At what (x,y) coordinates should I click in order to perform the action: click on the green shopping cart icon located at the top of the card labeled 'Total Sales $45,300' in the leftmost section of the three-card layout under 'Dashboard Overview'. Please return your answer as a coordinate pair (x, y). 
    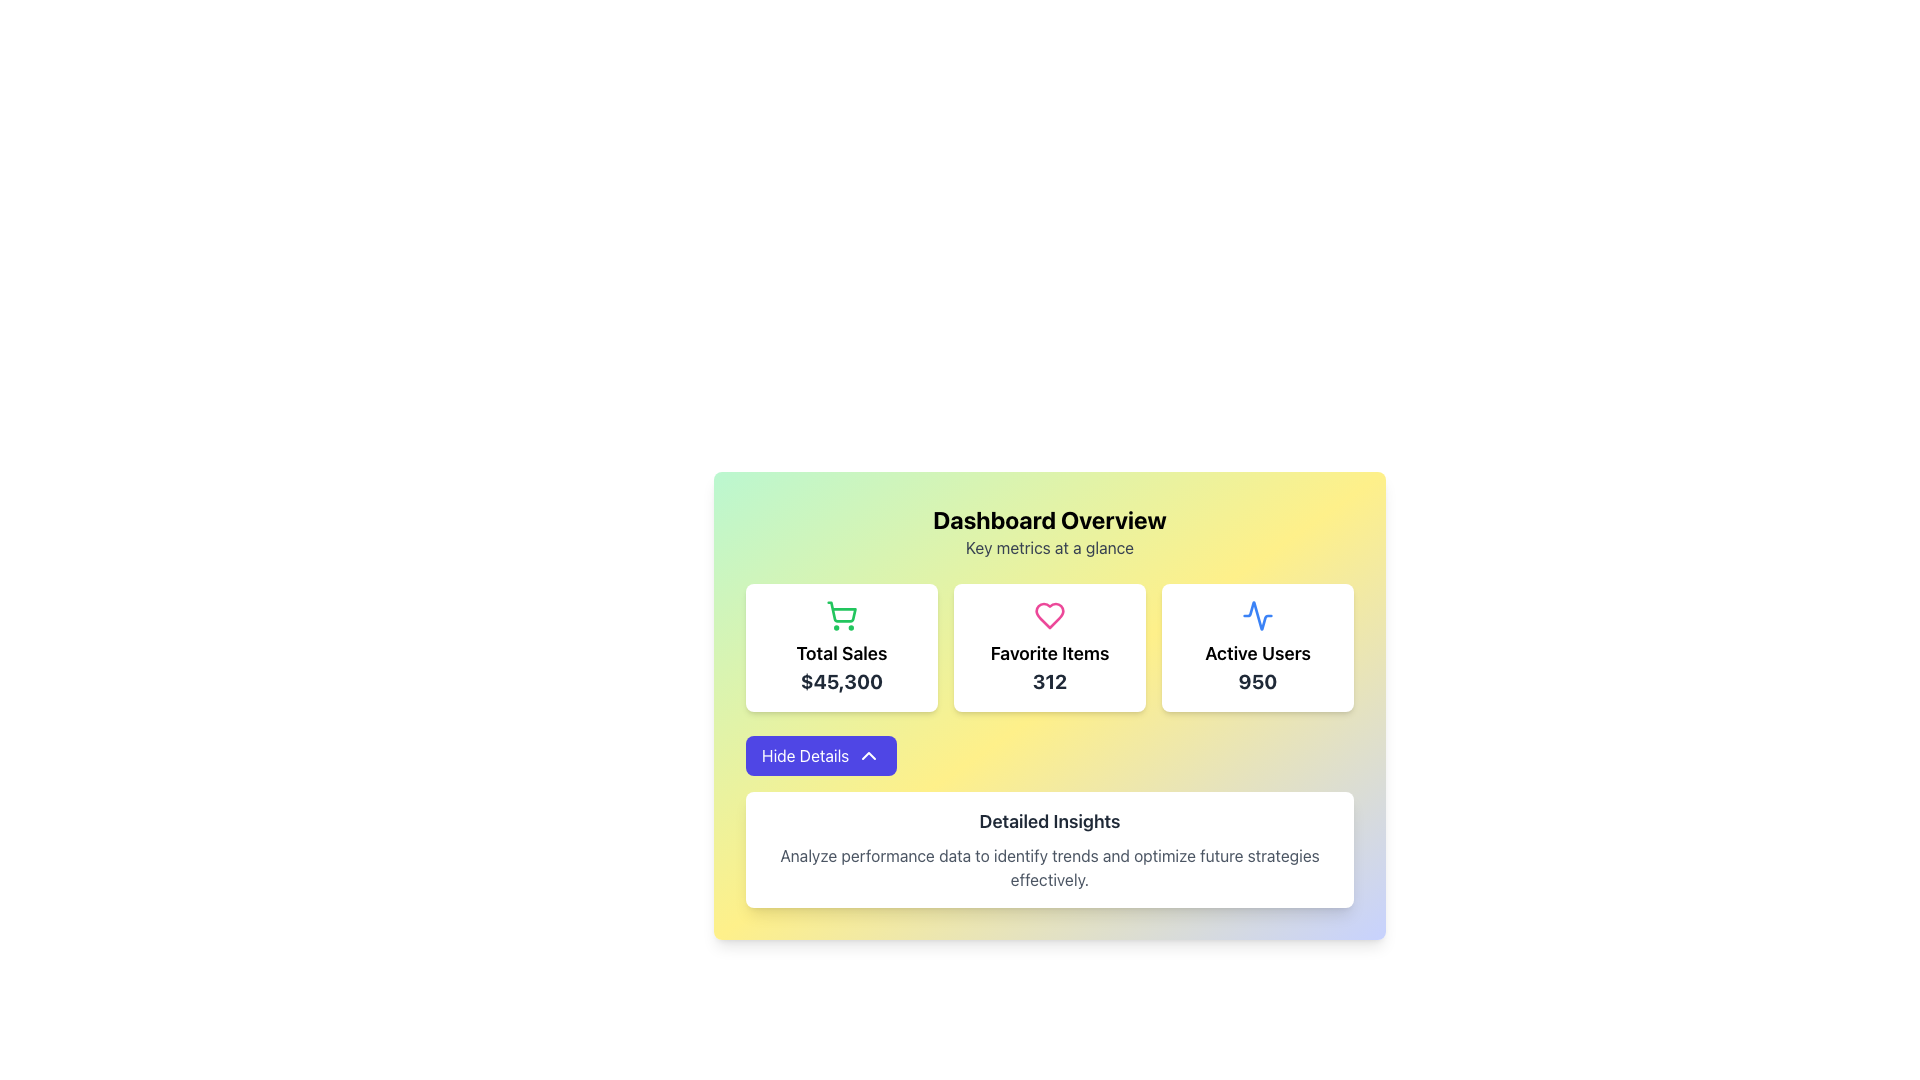
    Looking at the image, I should click on (842, 611).